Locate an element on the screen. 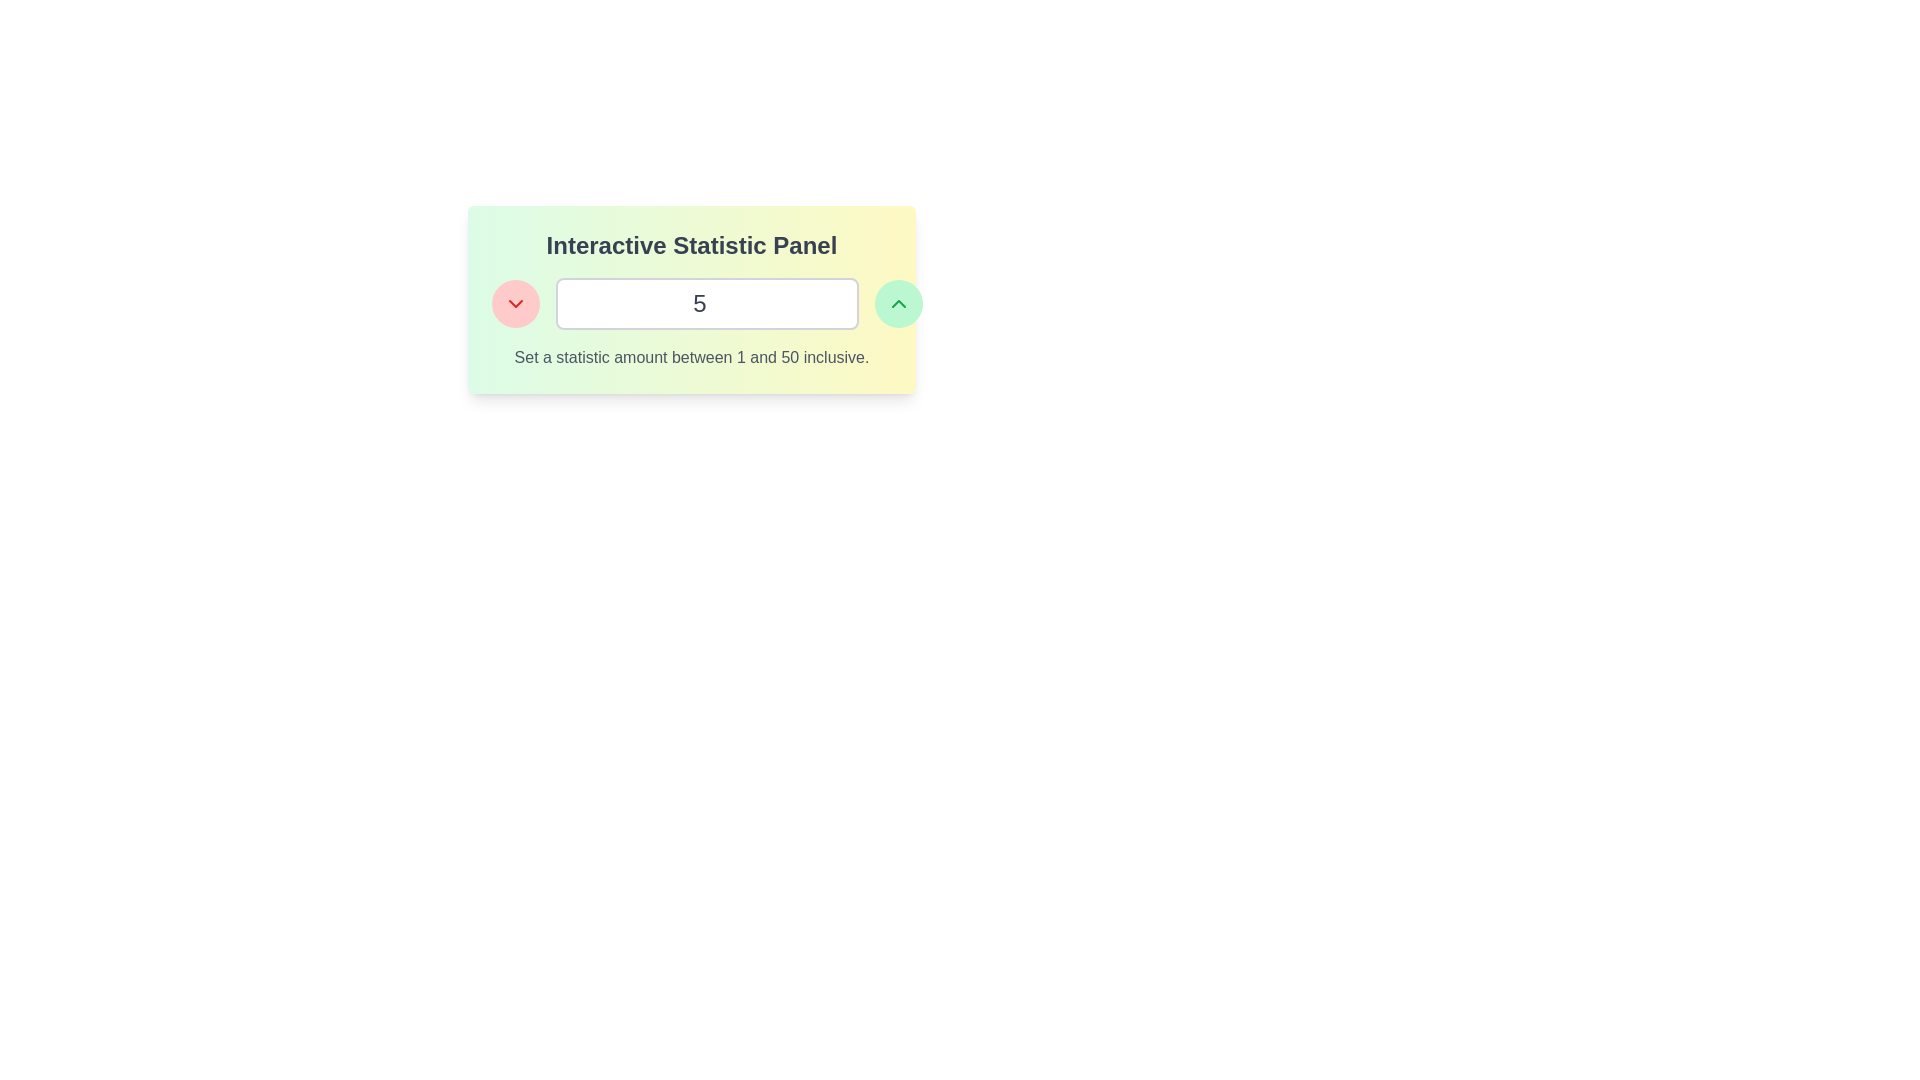  the rightmost button in the 'Interactive Statistic Panel' to increase the numeric value displayed in the adjacent input field is located at coordinates (897, 304).